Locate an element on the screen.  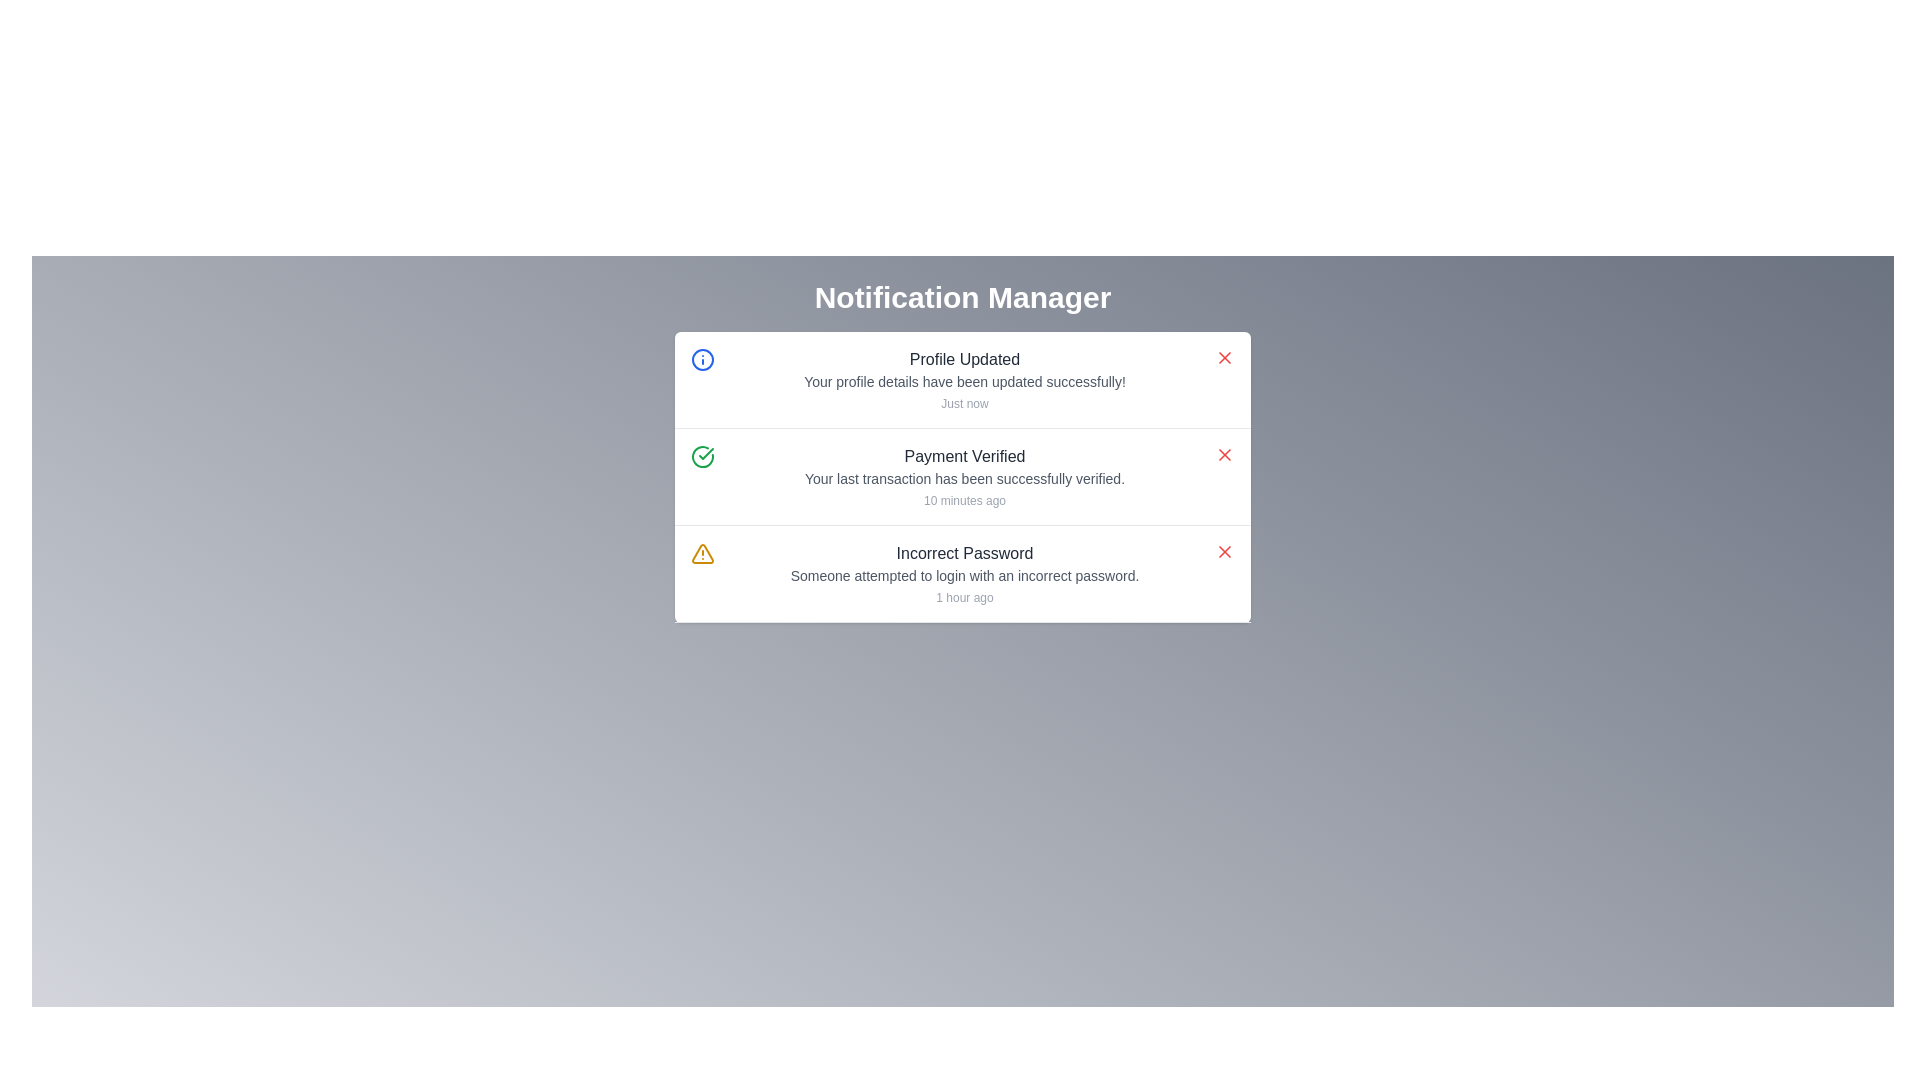
the static text that provides additional context about the 'Payment Verified' notification, confirming the successful verification of the last transaction is located at coordinates (964, 478).